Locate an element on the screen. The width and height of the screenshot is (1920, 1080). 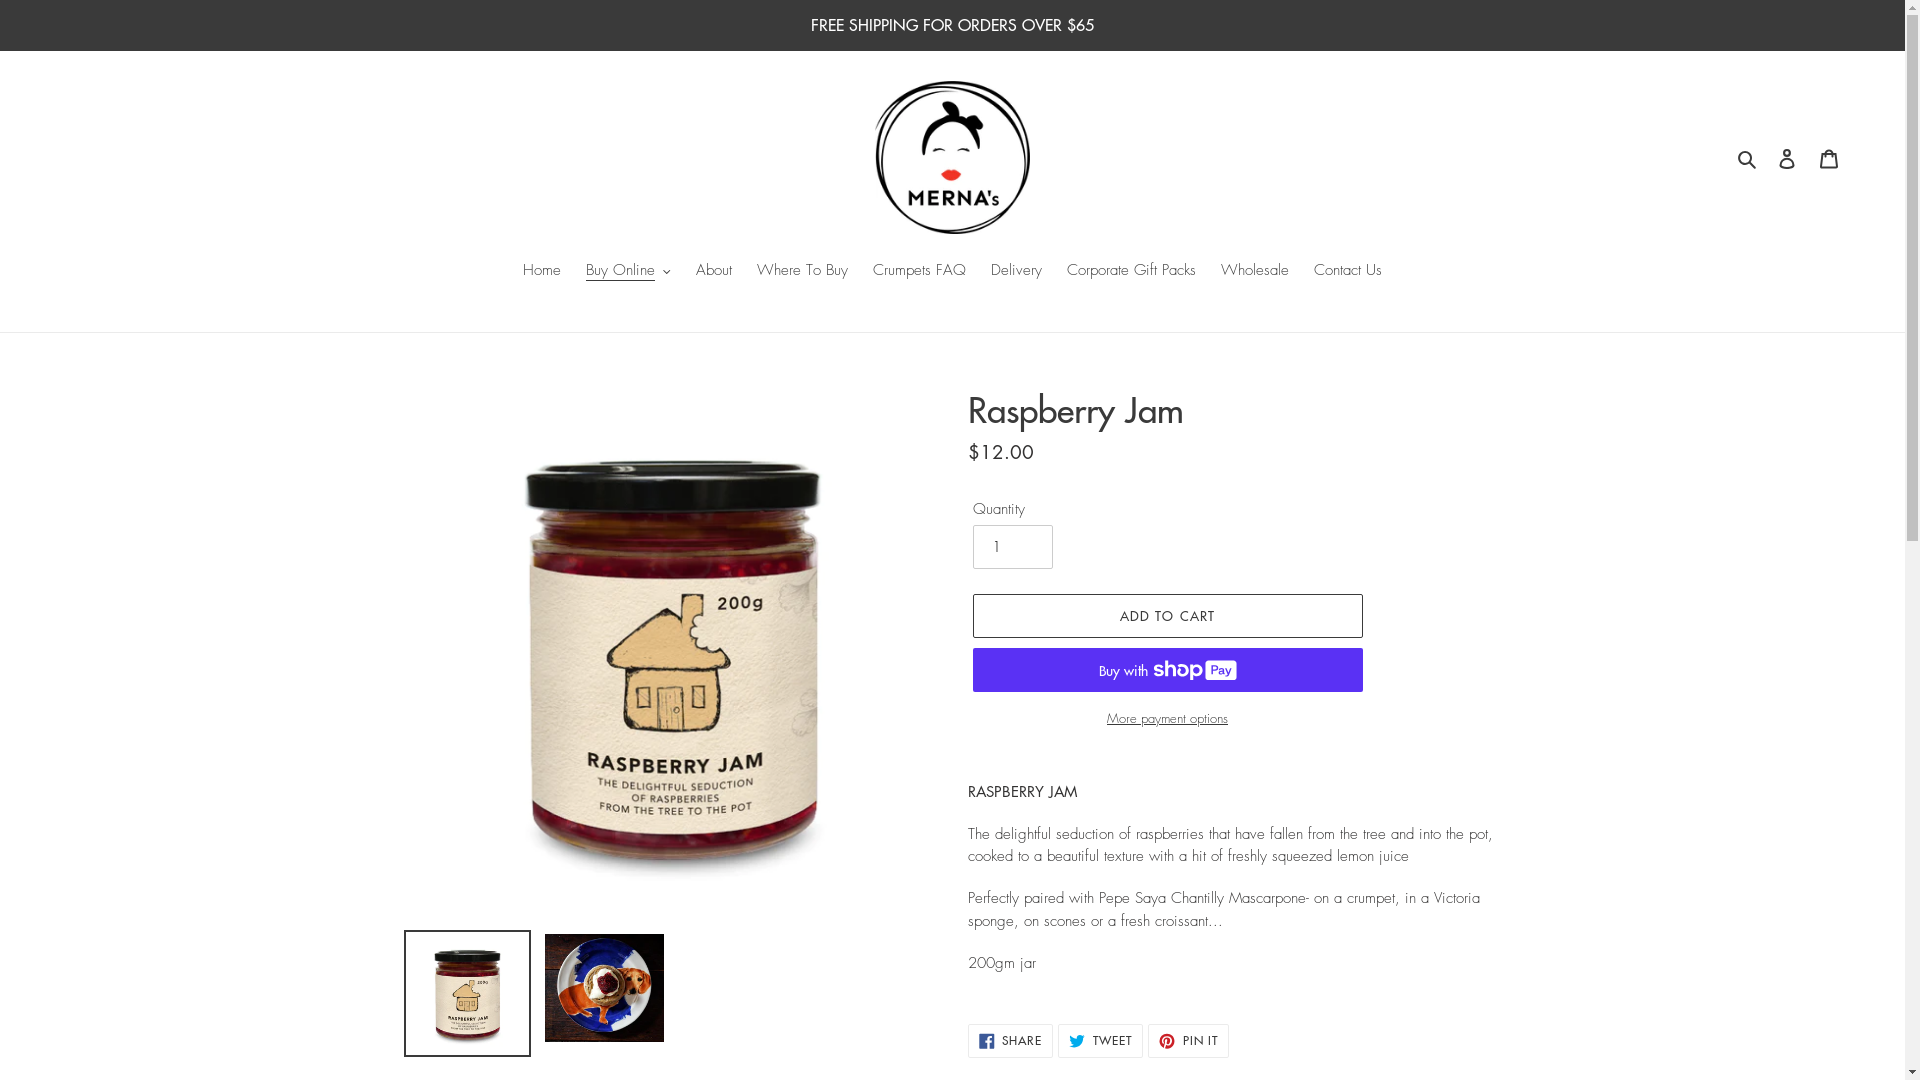
'Home' is located at coordinates (542, 272).